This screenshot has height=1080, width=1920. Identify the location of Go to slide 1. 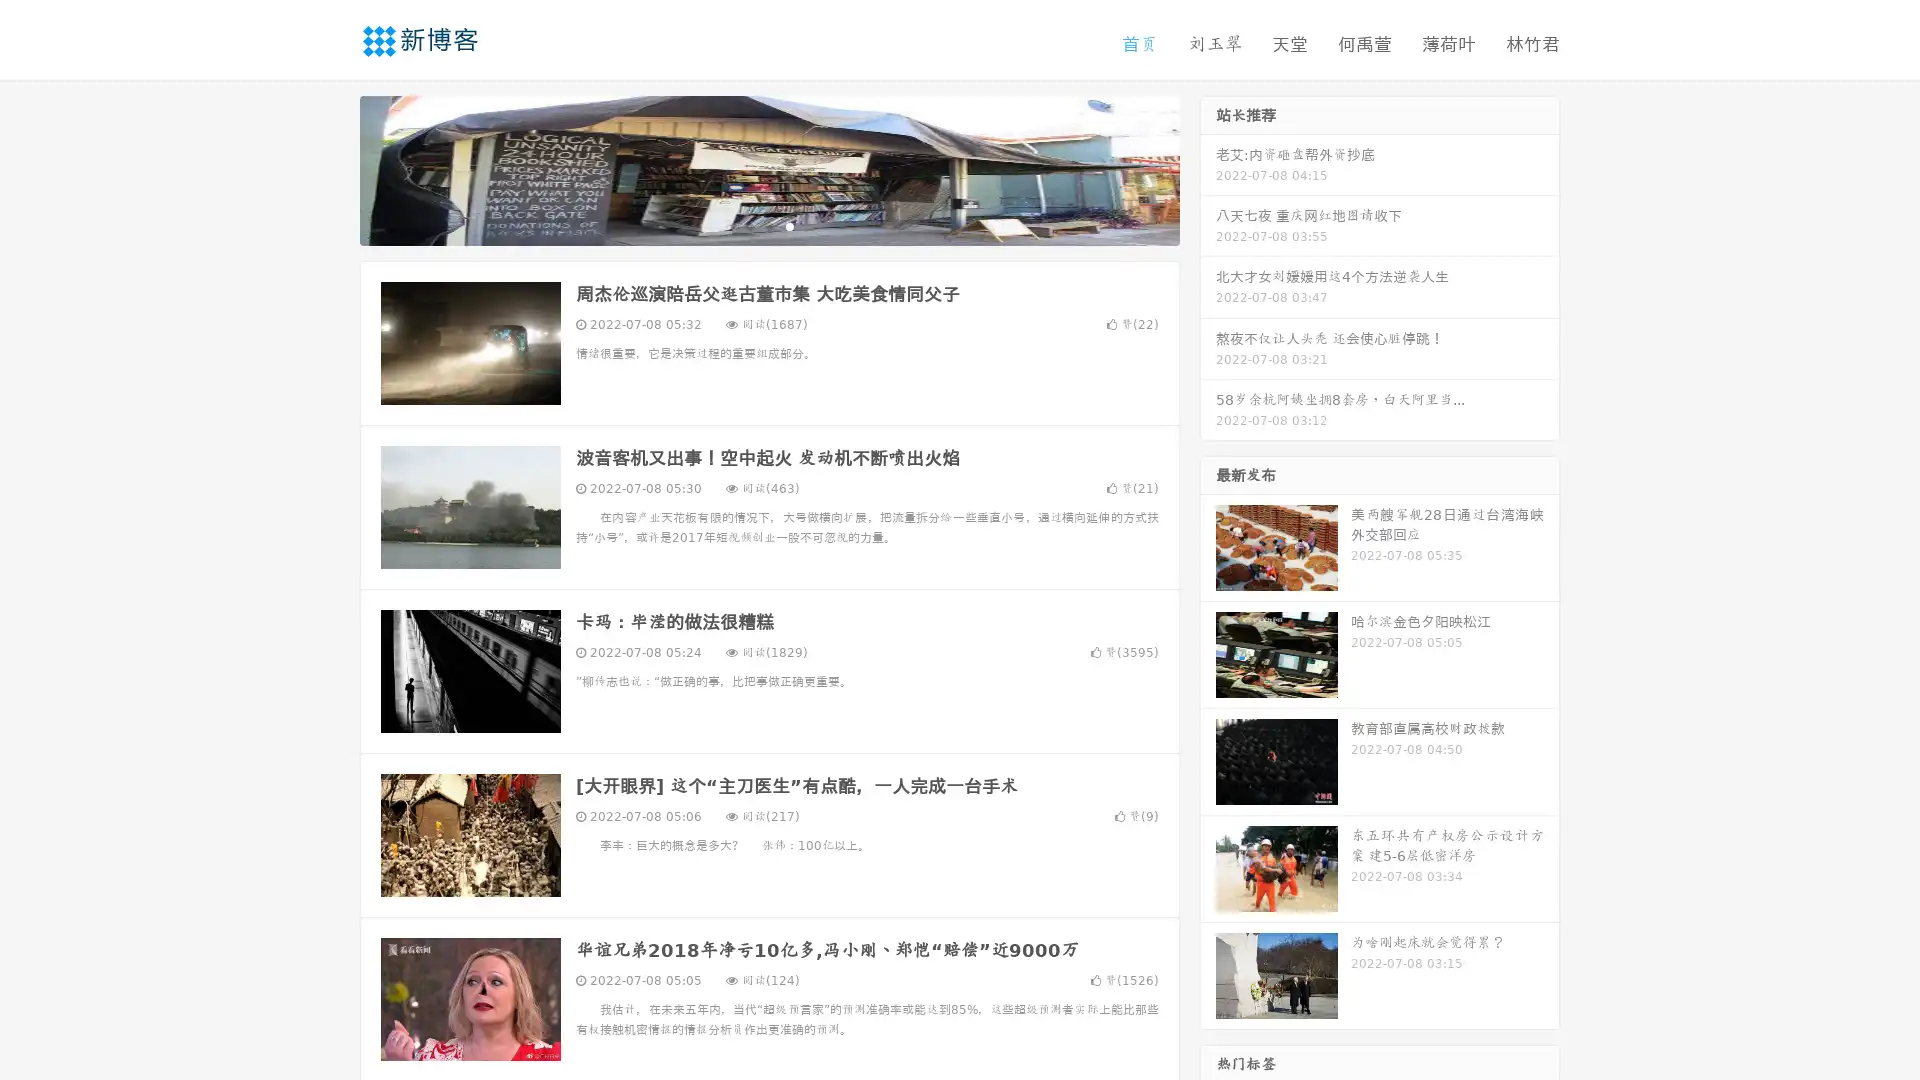
(748, 225).